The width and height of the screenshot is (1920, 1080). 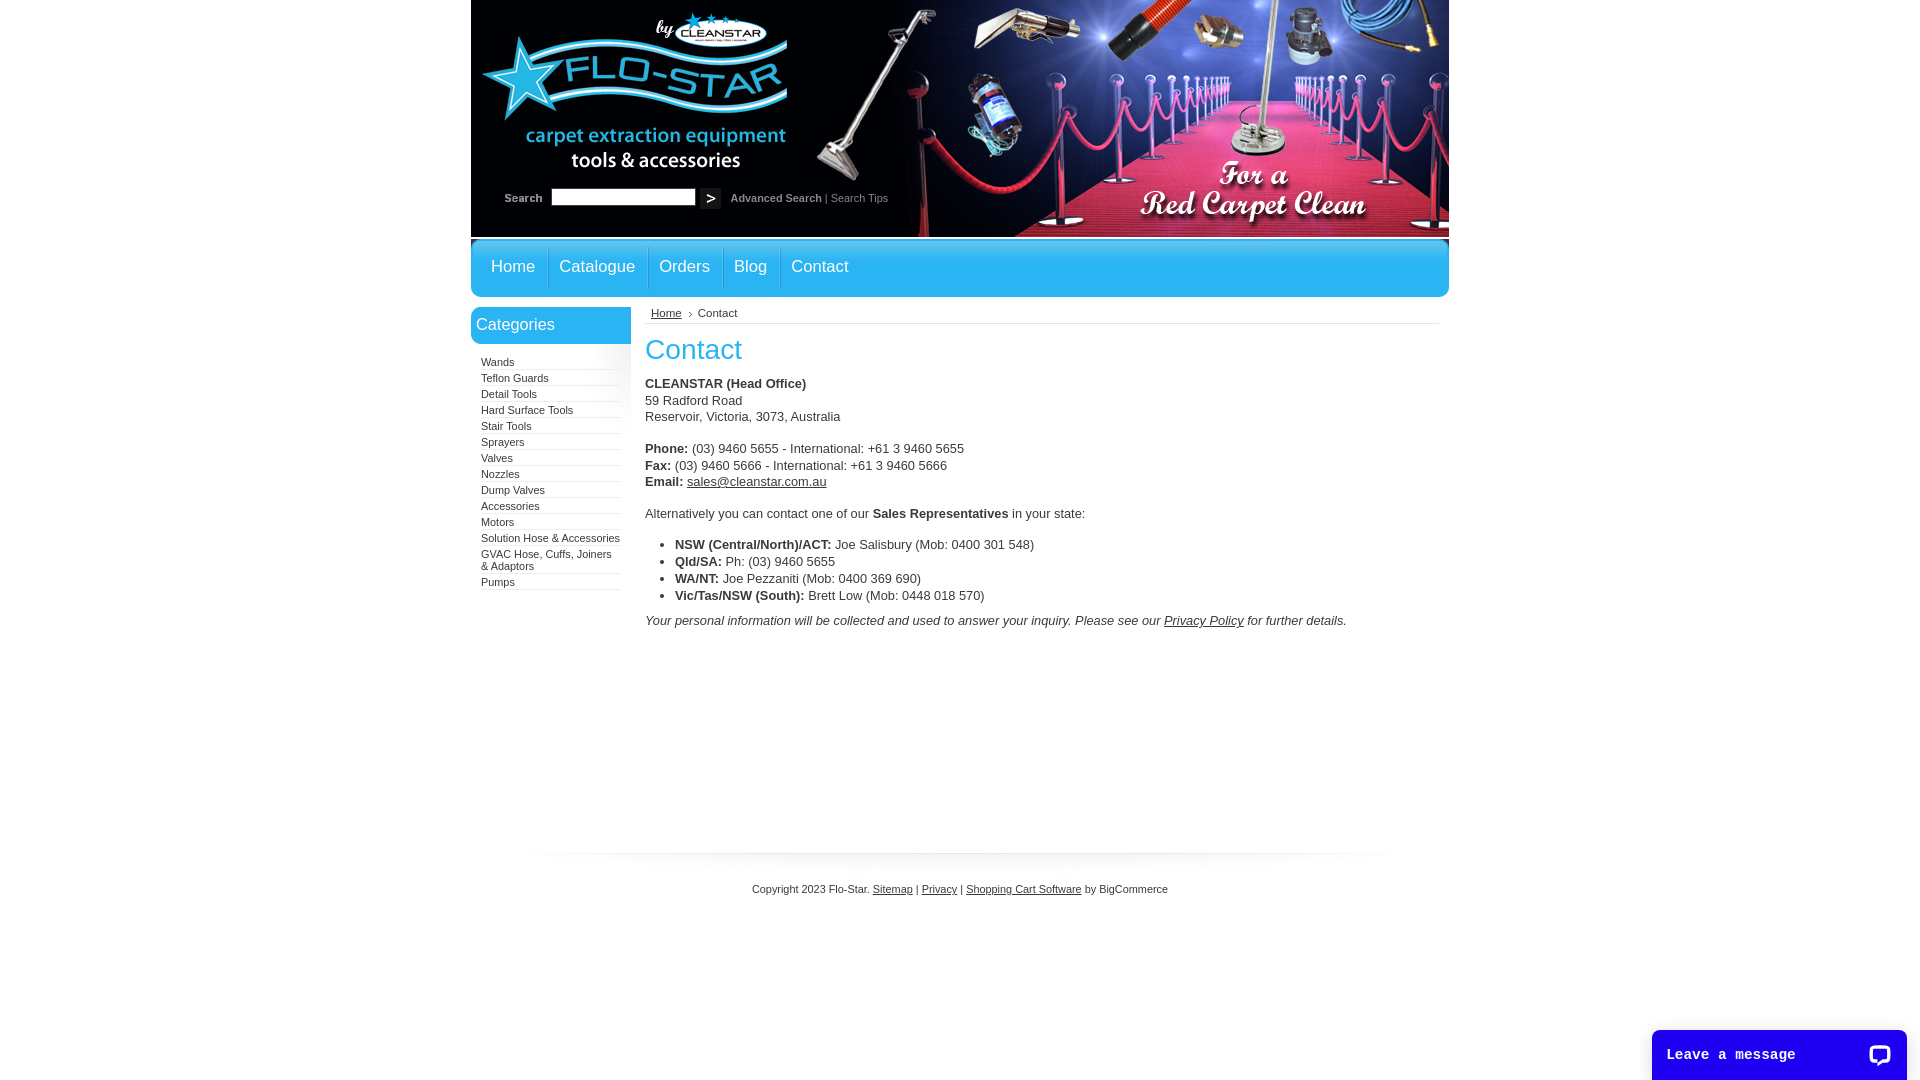 What do you see at coordinates (503, 441) in the screenshot?
I see `'Sprayers'` at bounding box center [503, 441].